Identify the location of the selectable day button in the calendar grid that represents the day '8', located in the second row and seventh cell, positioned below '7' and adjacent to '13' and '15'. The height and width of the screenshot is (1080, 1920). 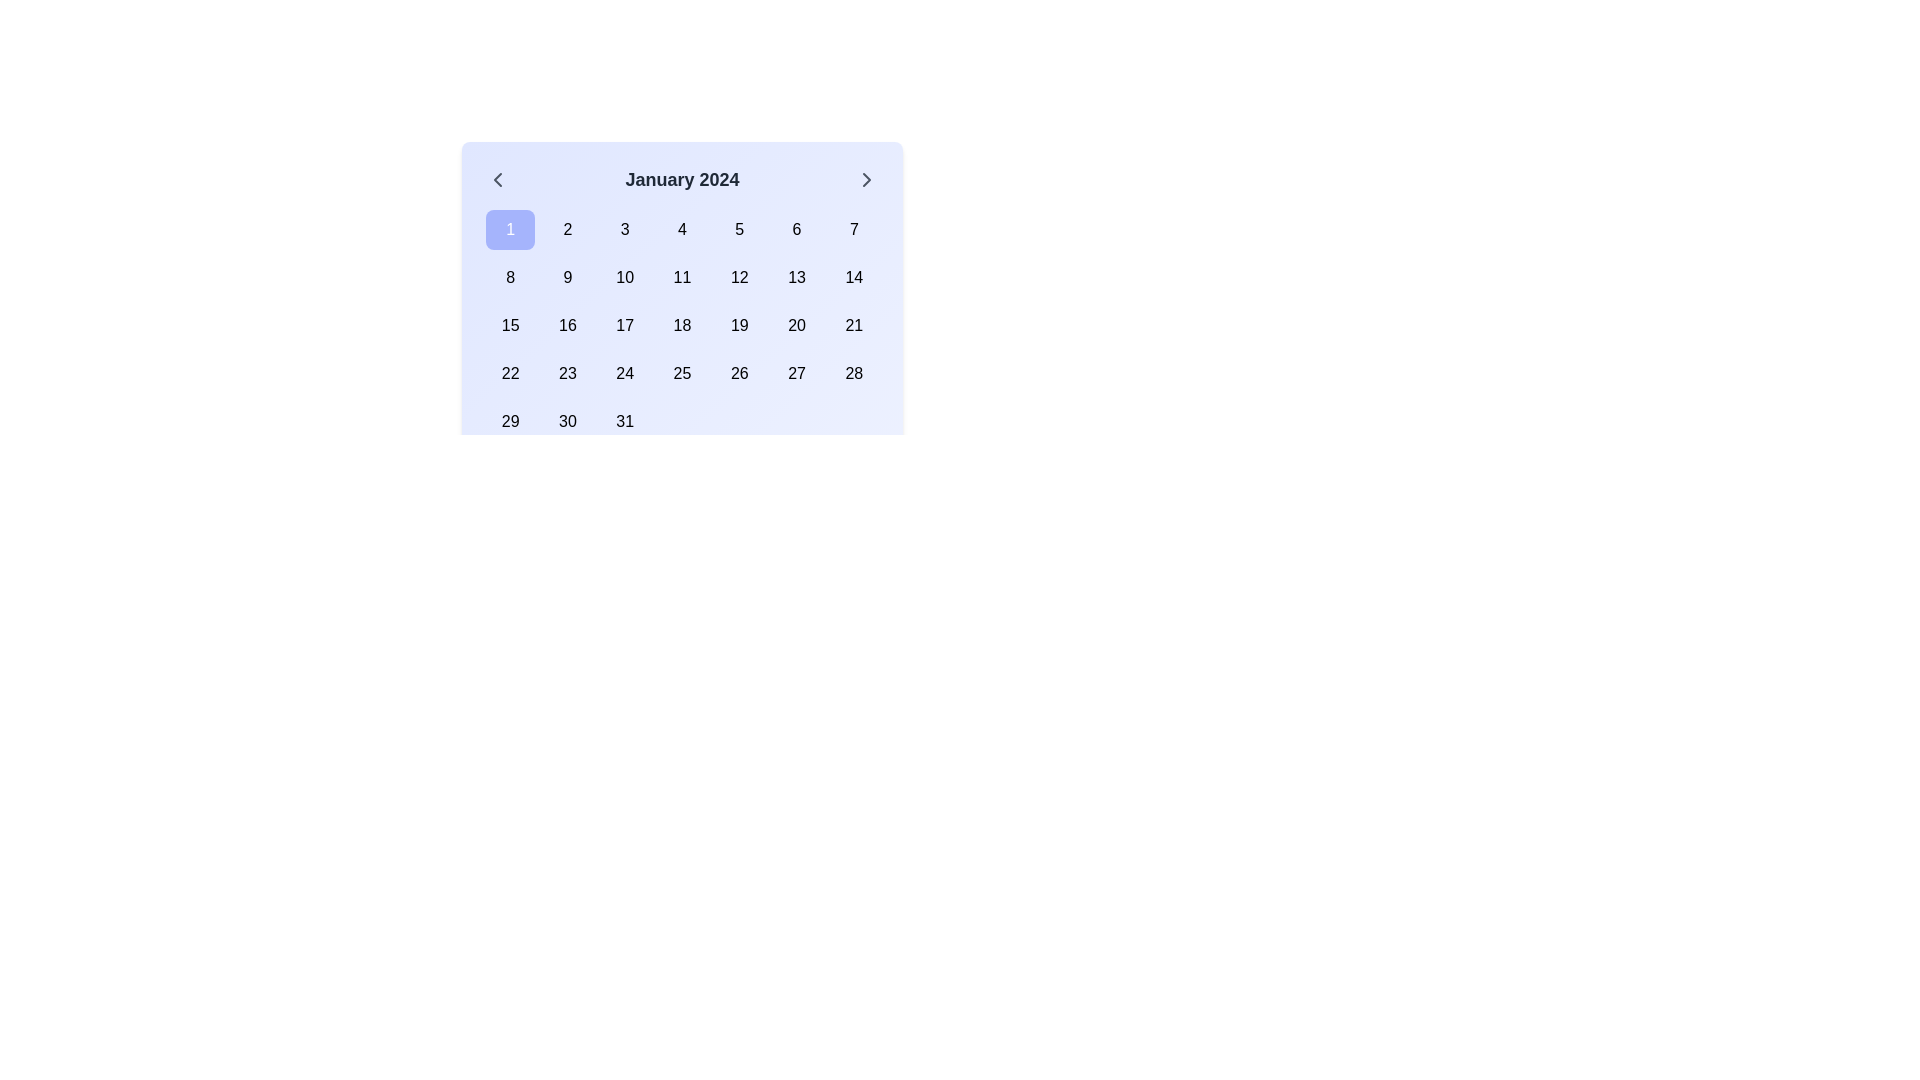
(854, 277).